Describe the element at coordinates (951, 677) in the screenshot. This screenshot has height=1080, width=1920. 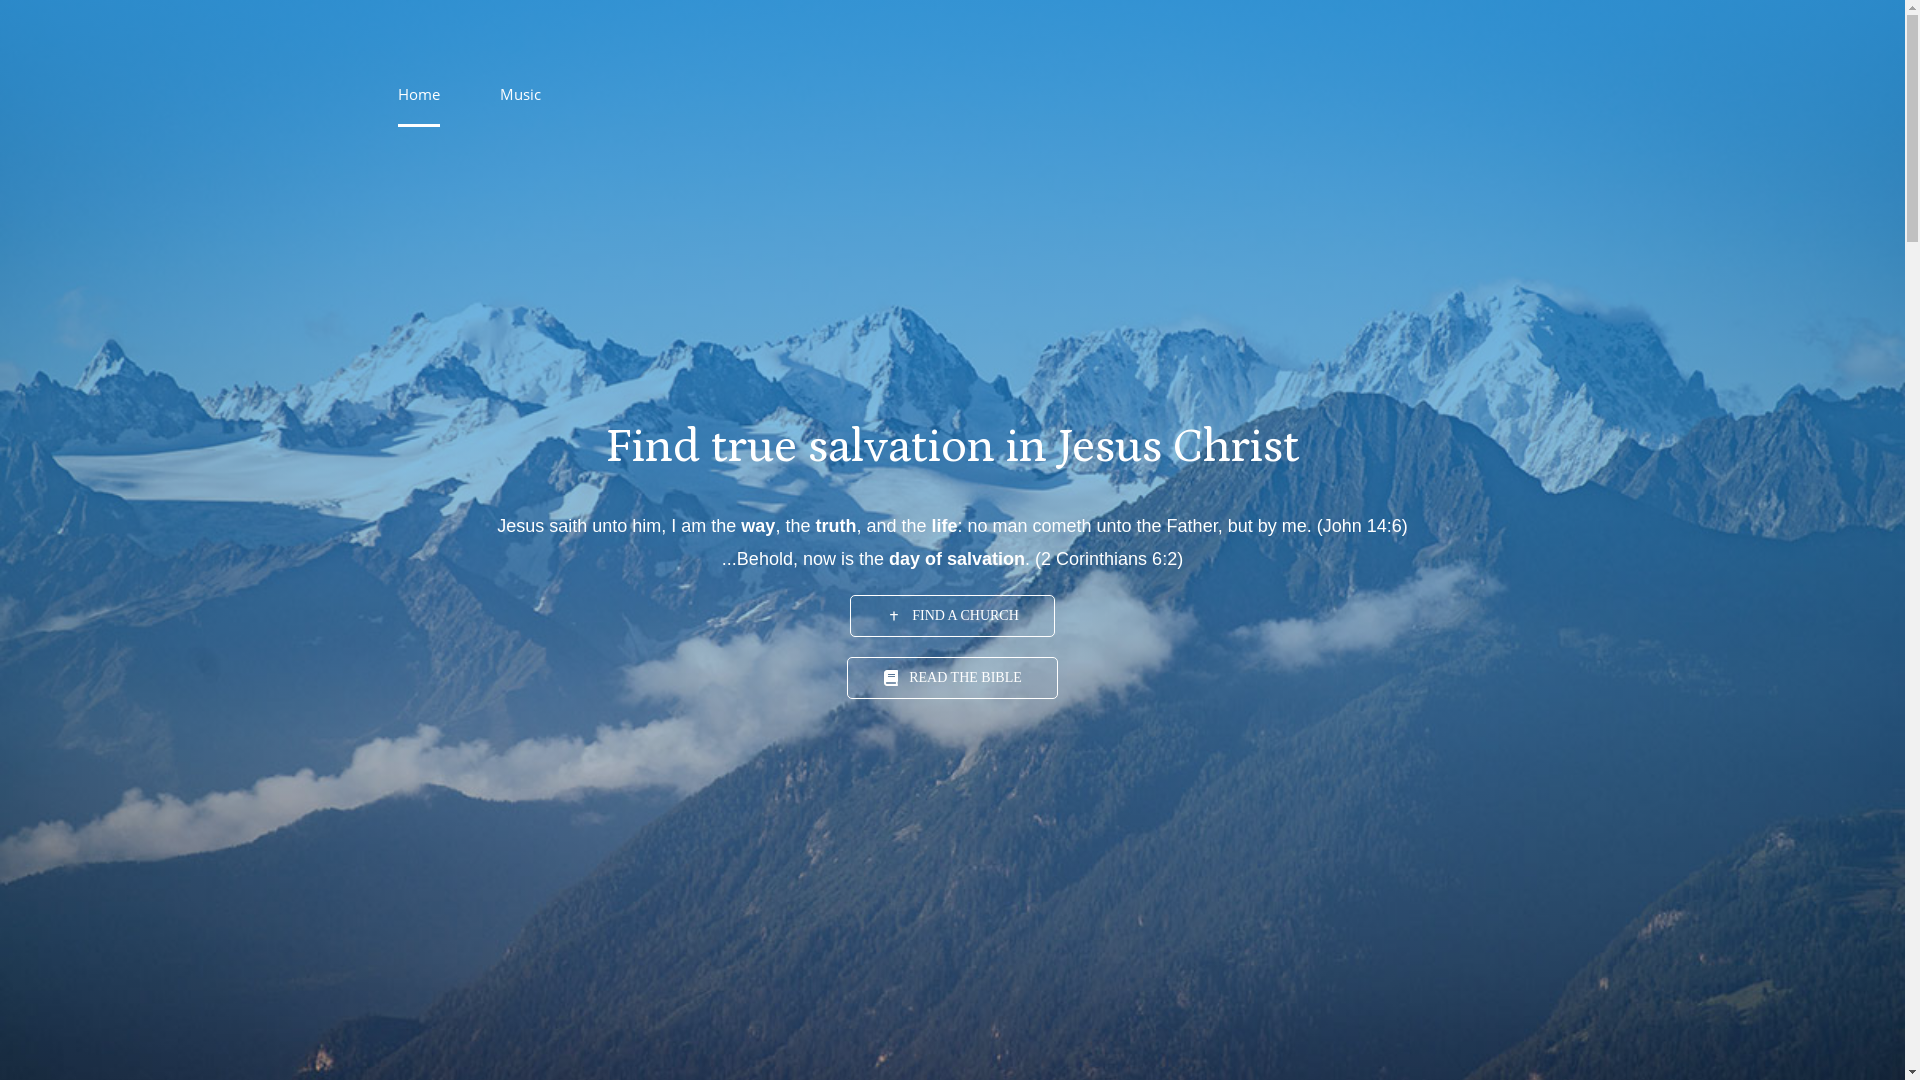
I see `'READ THE BIBLE'` at that location.